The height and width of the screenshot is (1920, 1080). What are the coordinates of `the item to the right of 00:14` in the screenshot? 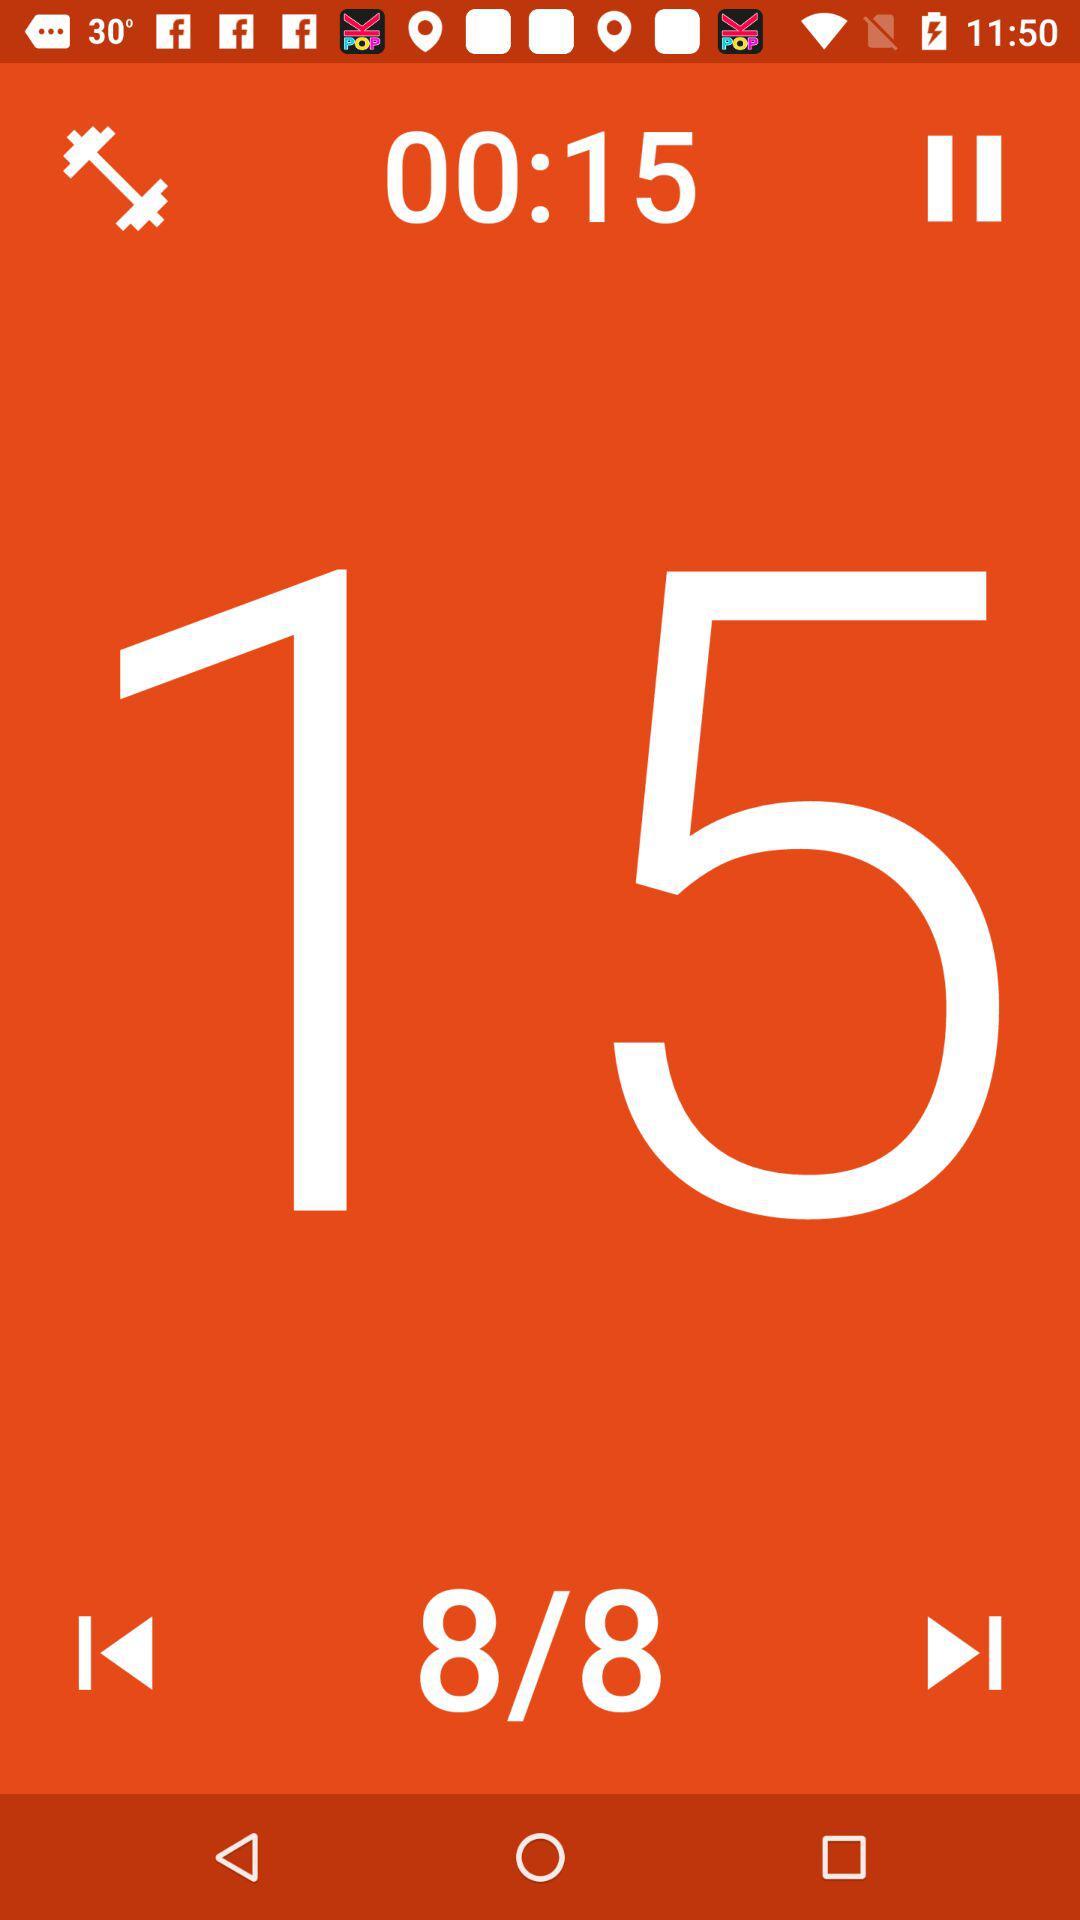 It's located at (963, 178).